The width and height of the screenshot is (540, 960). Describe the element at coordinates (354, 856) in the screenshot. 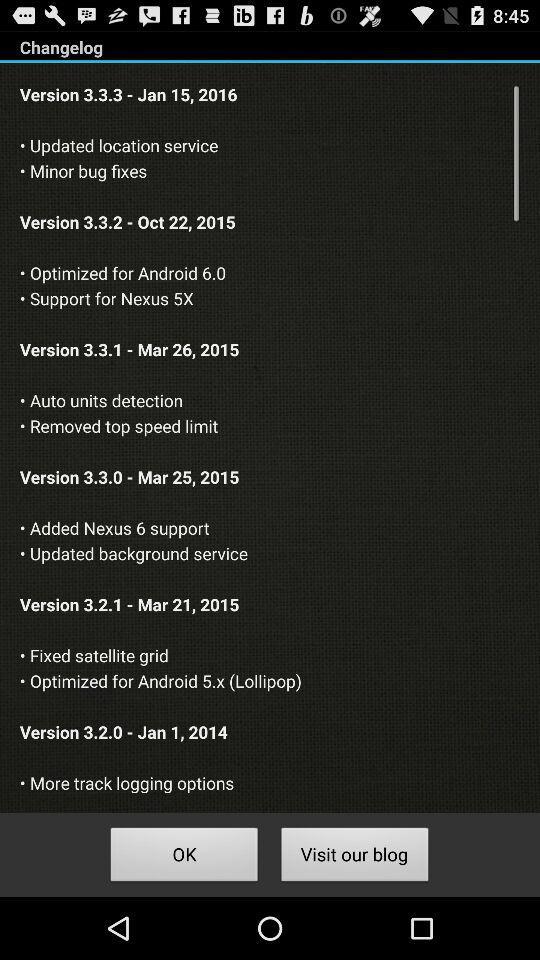

I see `the visit our blog icon` at that location.